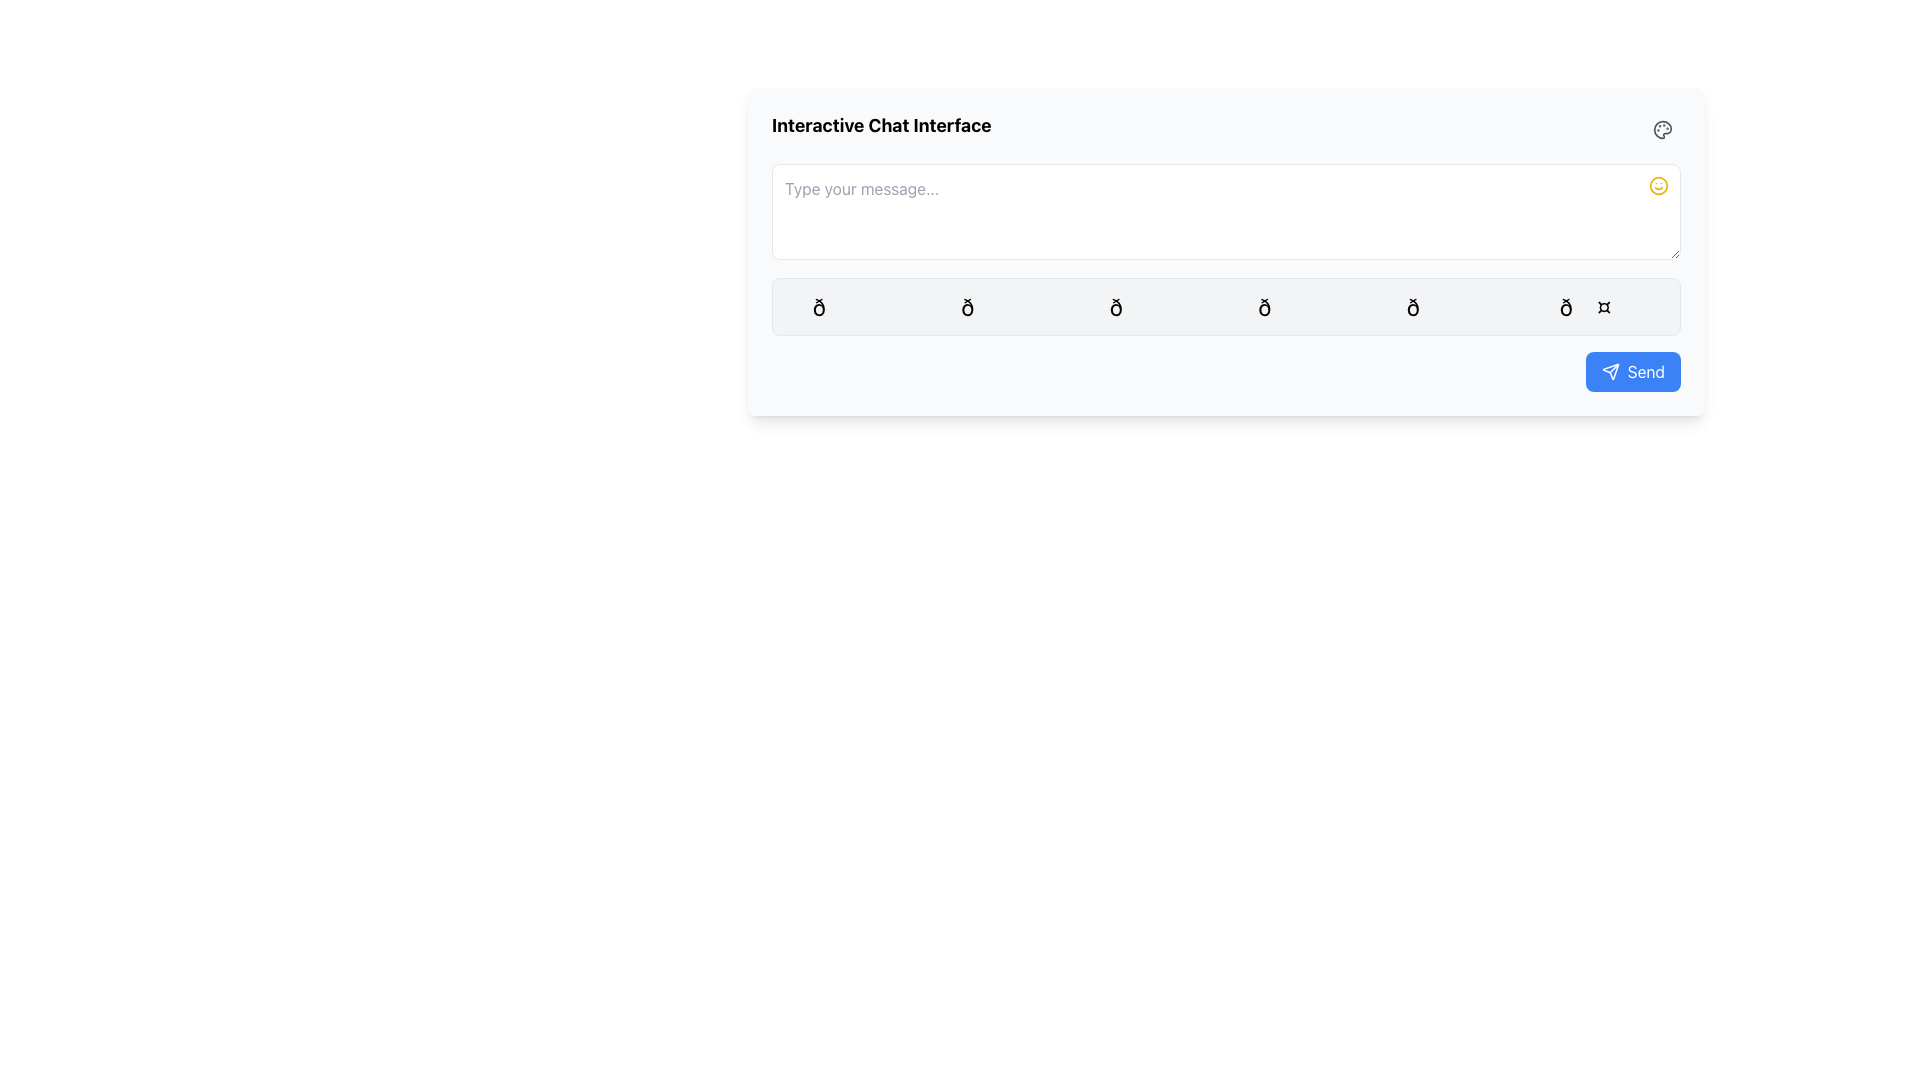  Describe the element at coordinates (1003, 307) in the screenshot. I see `the second emoji in the horizontal emoji grid` at that location.